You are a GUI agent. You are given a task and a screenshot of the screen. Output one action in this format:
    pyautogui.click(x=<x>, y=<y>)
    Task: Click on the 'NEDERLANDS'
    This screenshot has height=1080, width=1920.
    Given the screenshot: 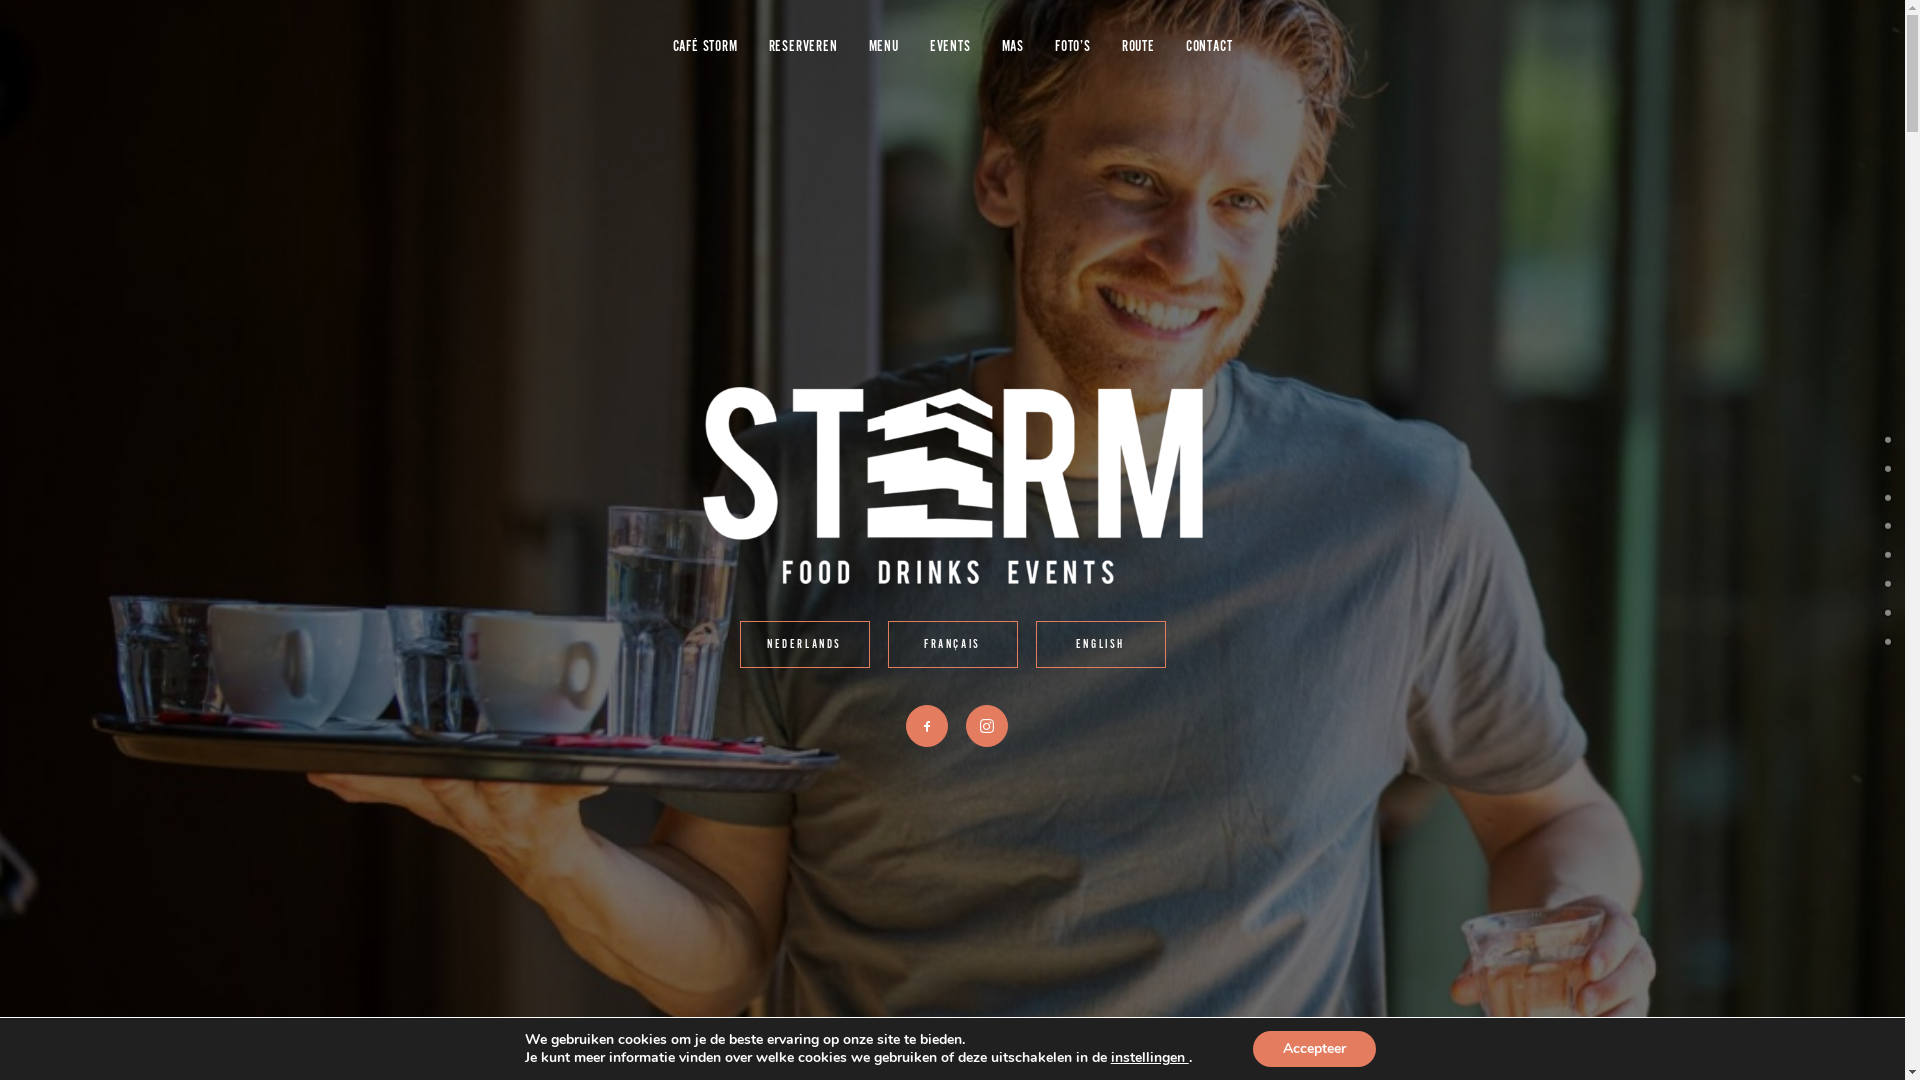 What is the action you would take?
    pyautogui.click(x=805, y=644)
    